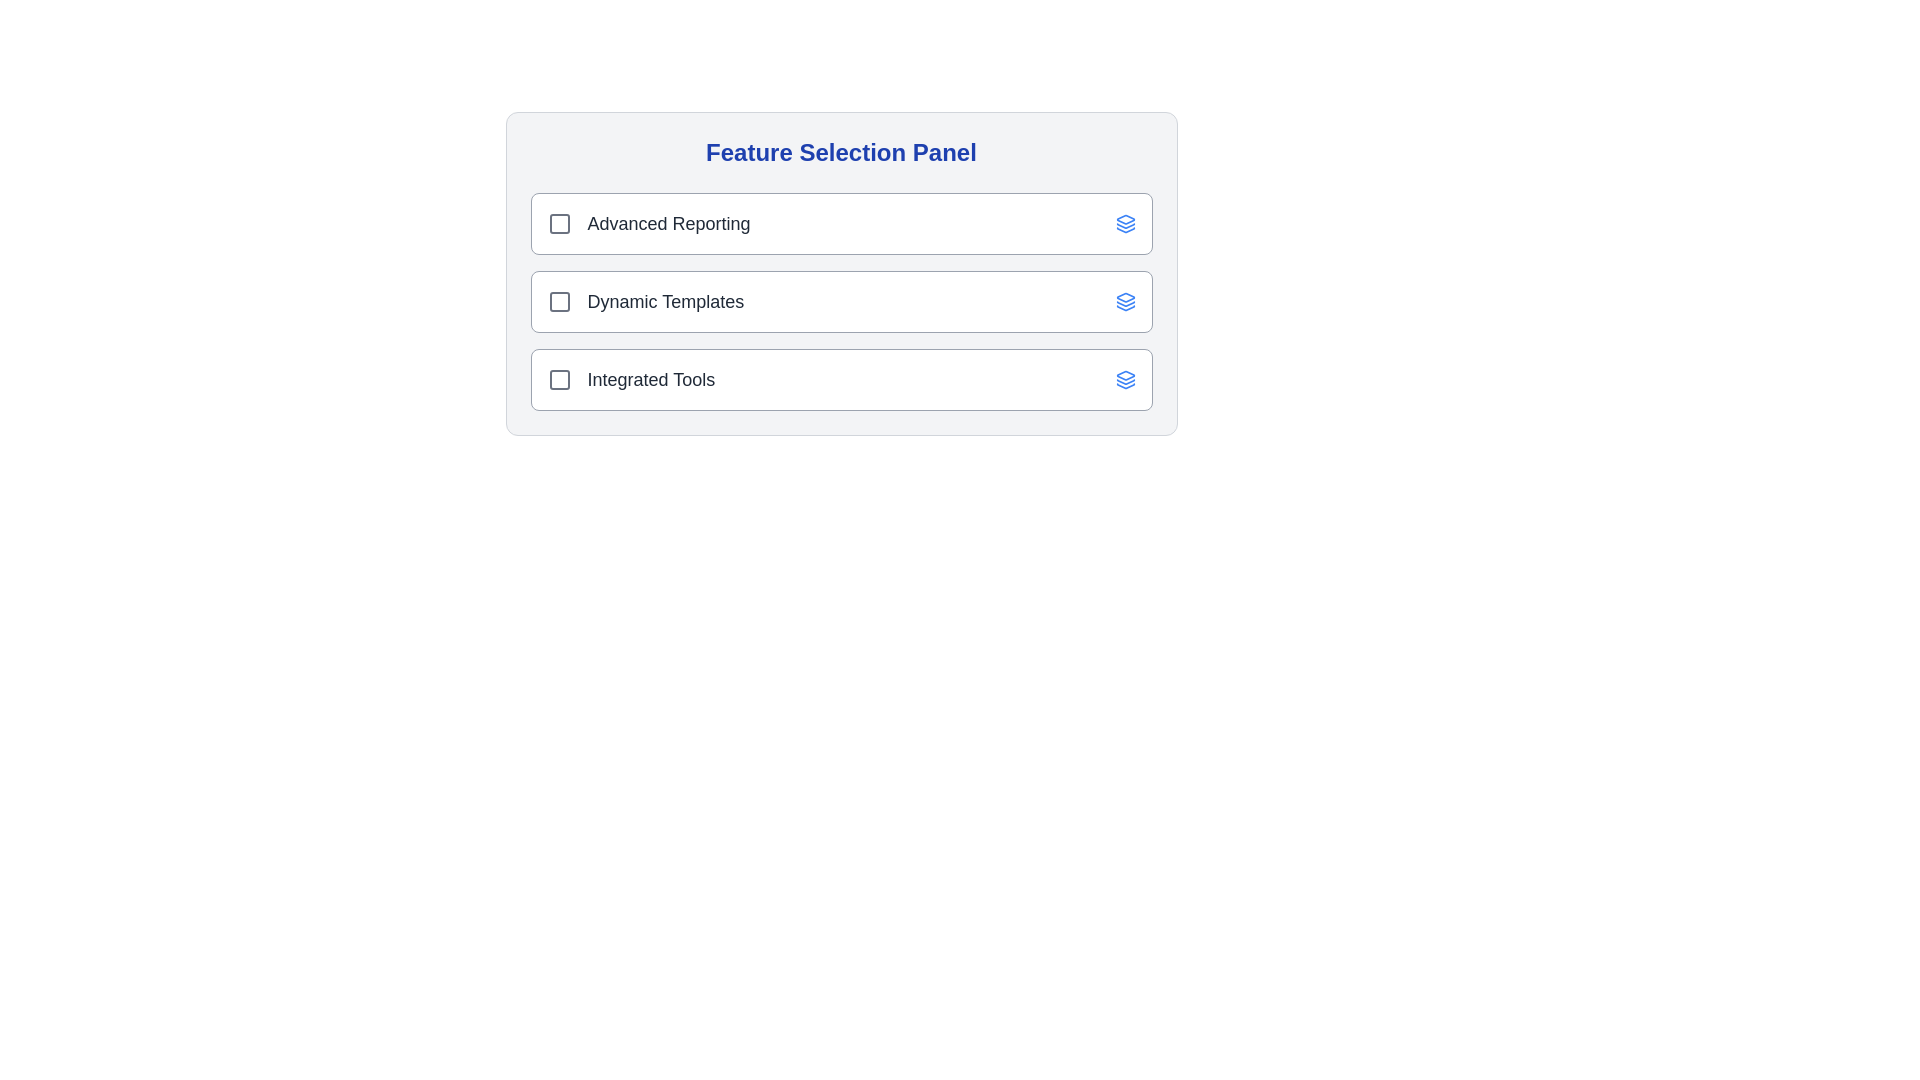 The height and width of the screenshot is (1080, 1920). Describe the element at coordinates (559, 380) in the screenshot. I see `the gray square-shaped checkbox with rounded corners located to the left of the text 'Integrated Tools' in the third row of the 'Feature Selection Panel'` at that location.